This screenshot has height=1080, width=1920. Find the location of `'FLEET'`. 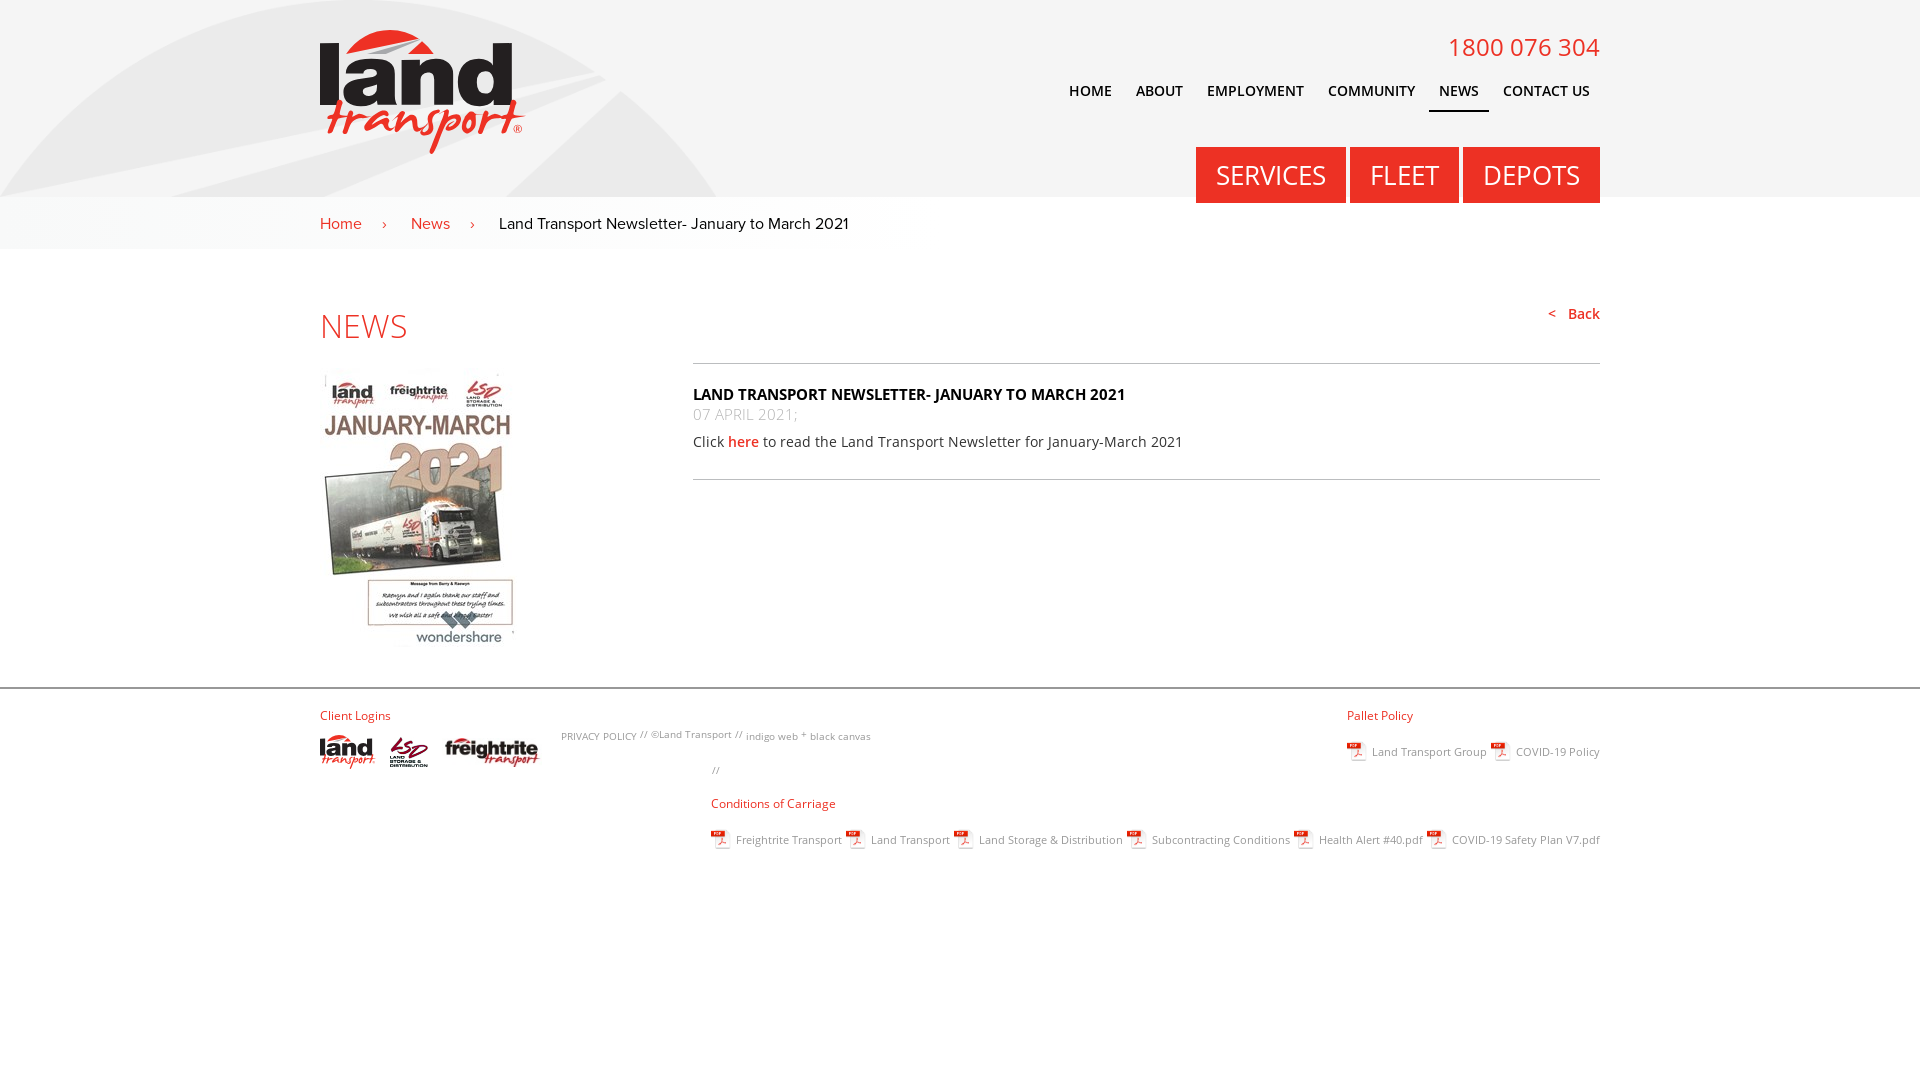

'FLEET' is located at coordinates (1403, 173).